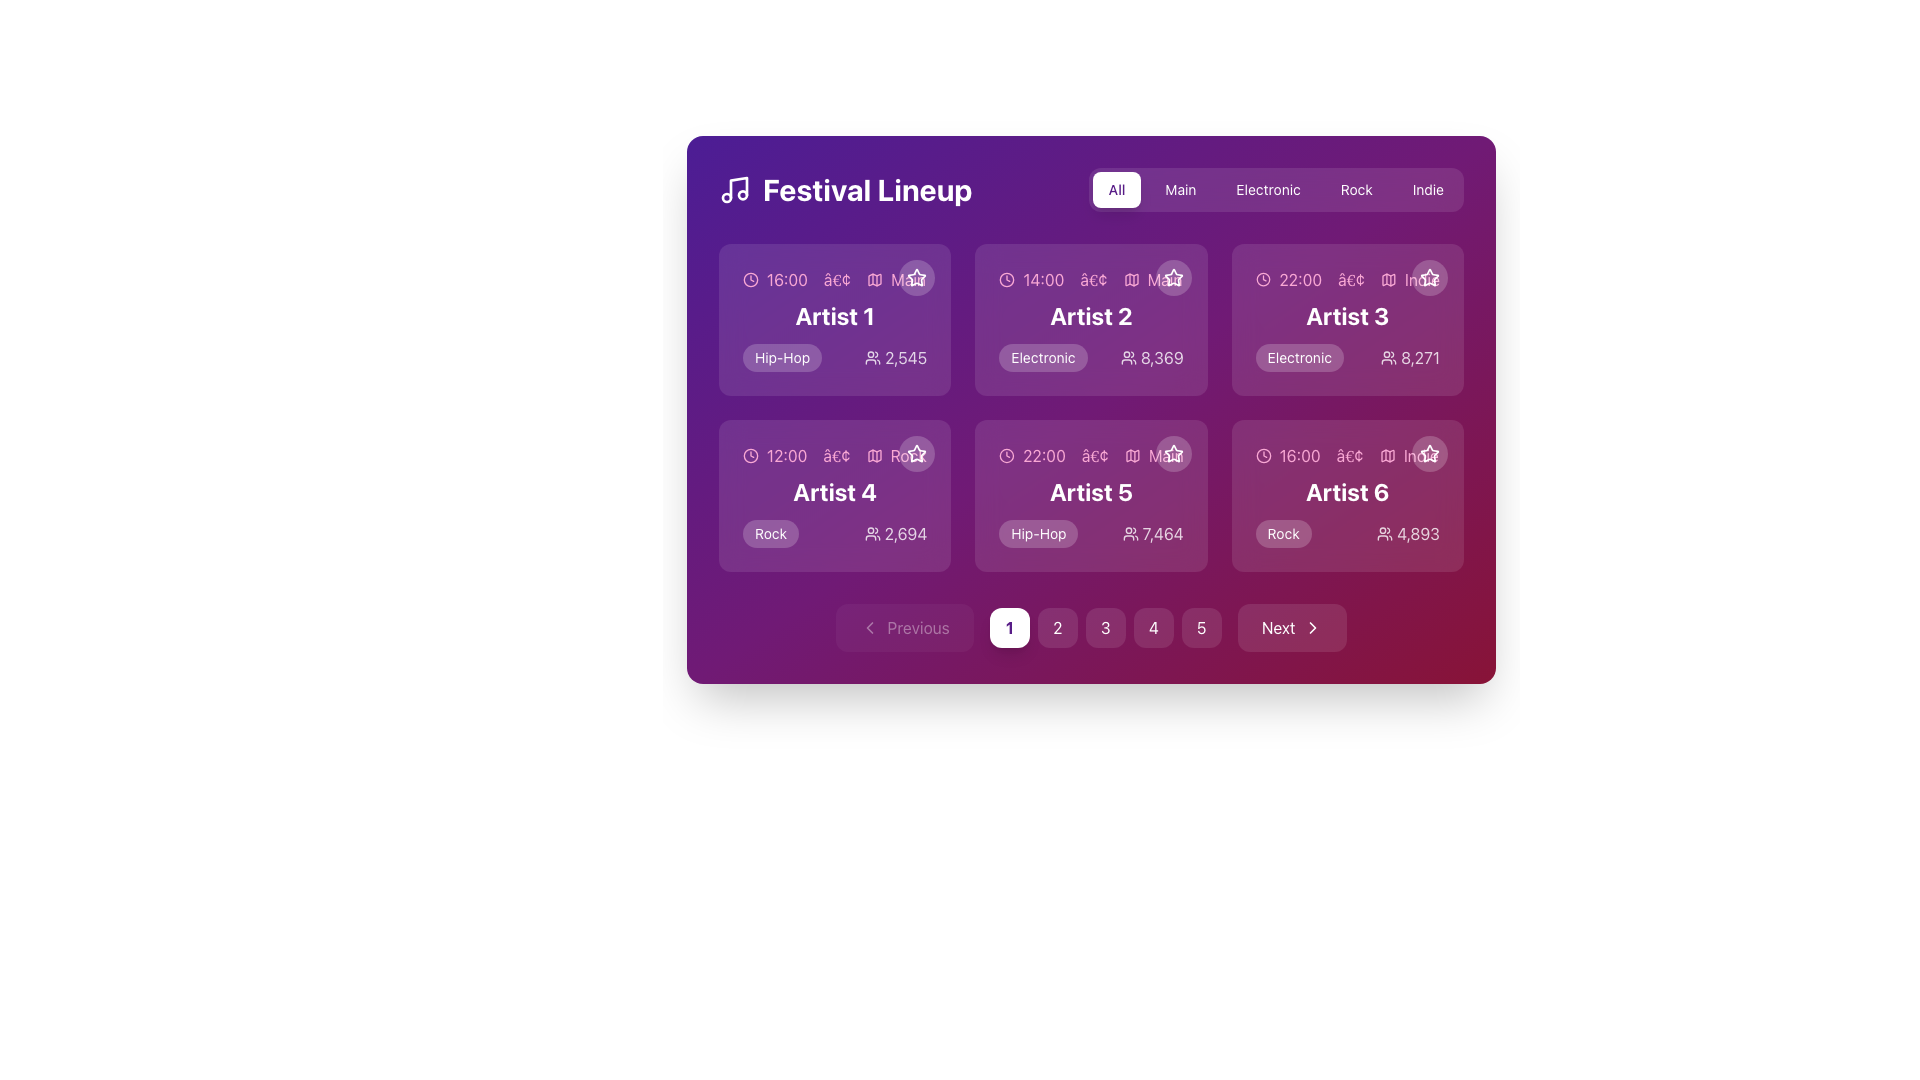  Describe the element at coordinates (770, 532) in the screenshot. I see `the tag element that identifies the music genre for 'Artist 4' in the bottom-left corner of the Festival Lineup interface` at that location.